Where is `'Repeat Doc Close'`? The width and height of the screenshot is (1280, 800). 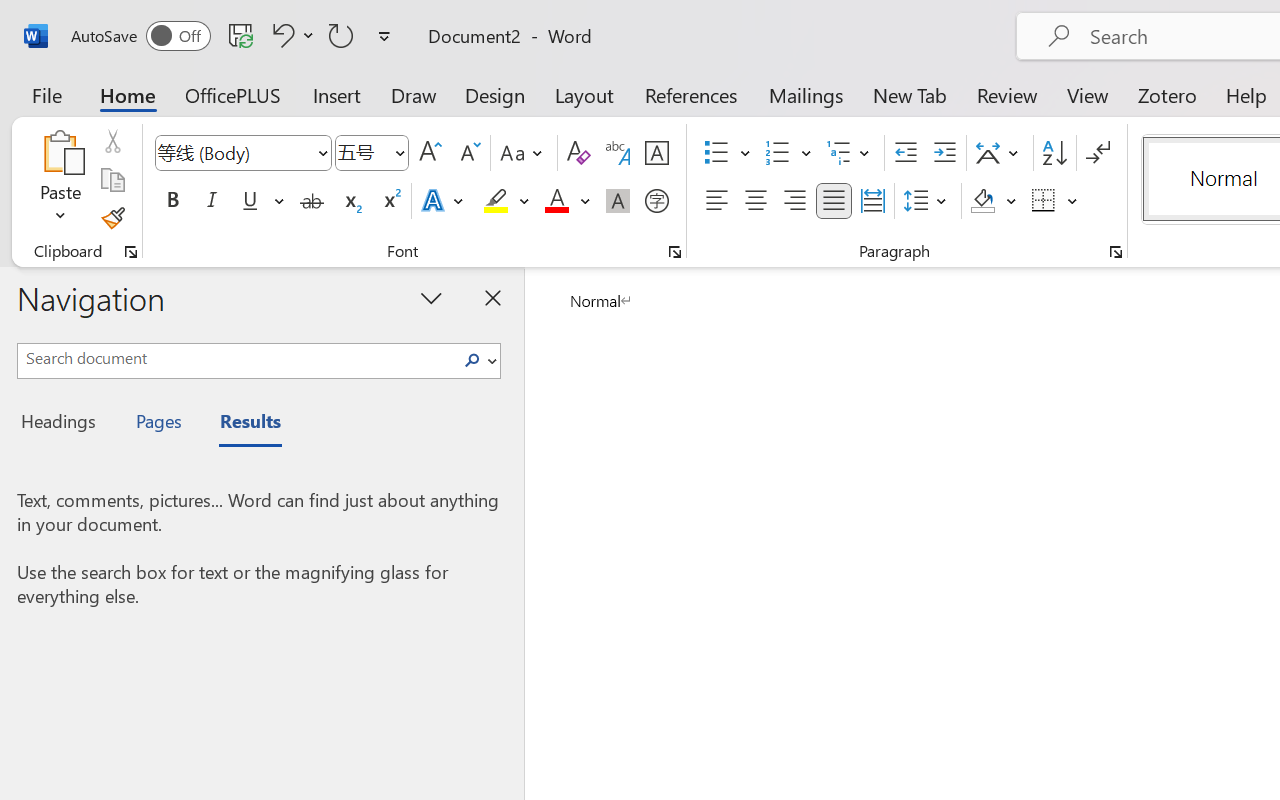 'Repeat Doc Close' is located at coordinates (341, 34).